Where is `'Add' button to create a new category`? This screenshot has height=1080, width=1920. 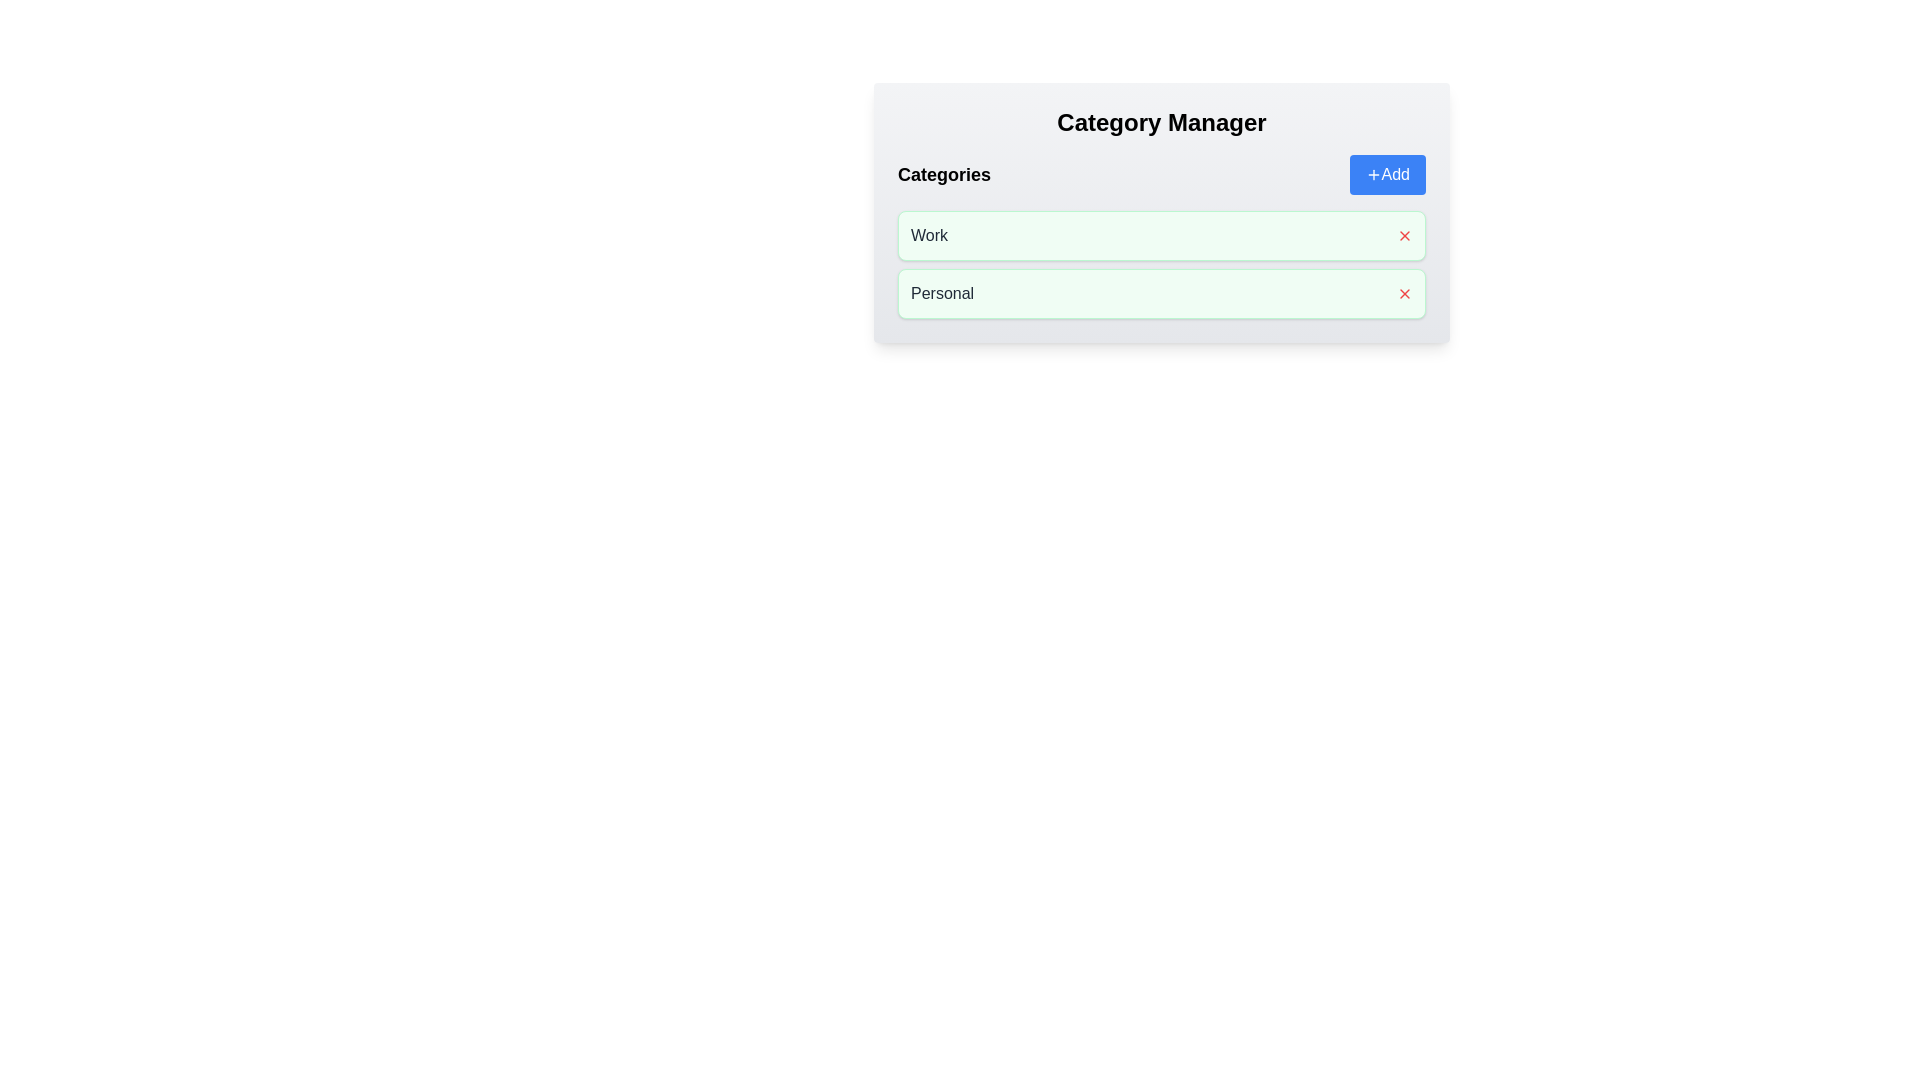 'Add' button to create a new category is located at coordinates (1386, 173).